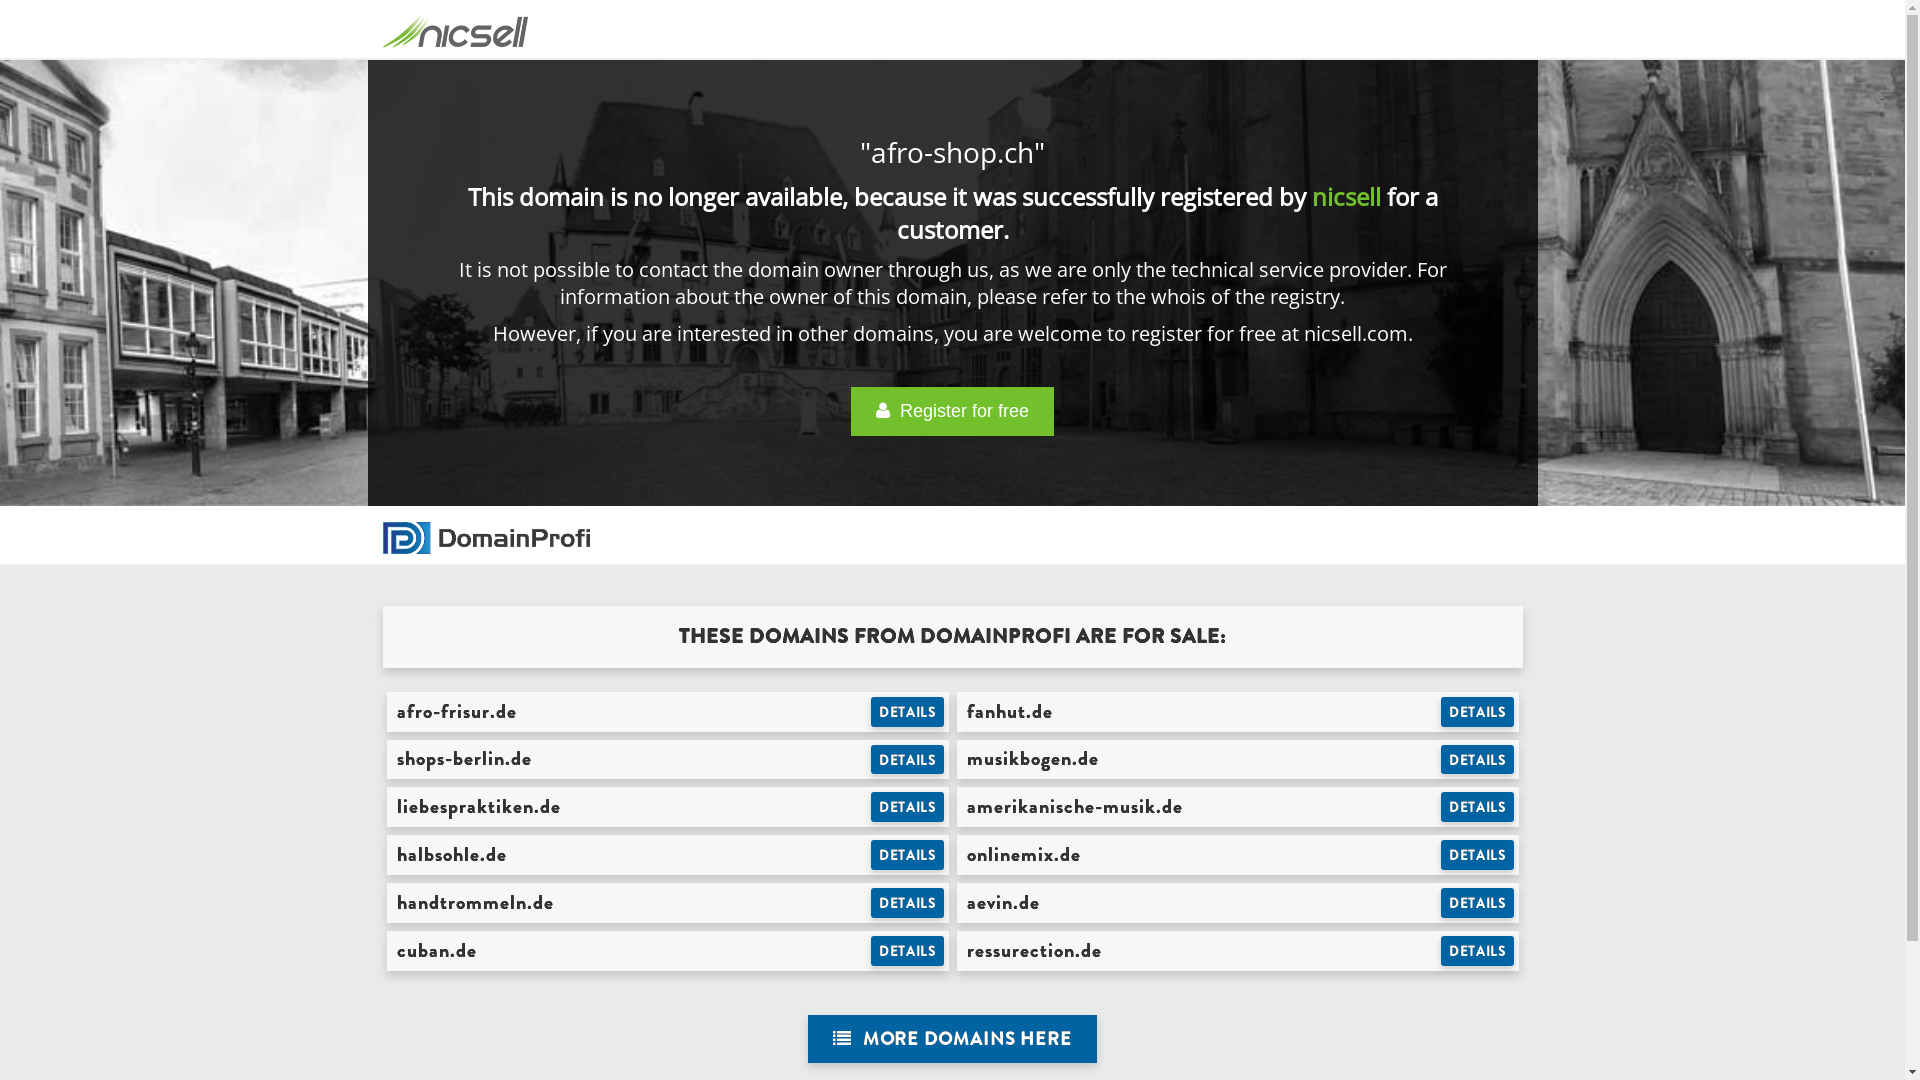 This screenshot has height=1080, width=1920. Describe the element at coordinates (1477, 950) in the screenshot. I see `'DETAILS'` at that location.